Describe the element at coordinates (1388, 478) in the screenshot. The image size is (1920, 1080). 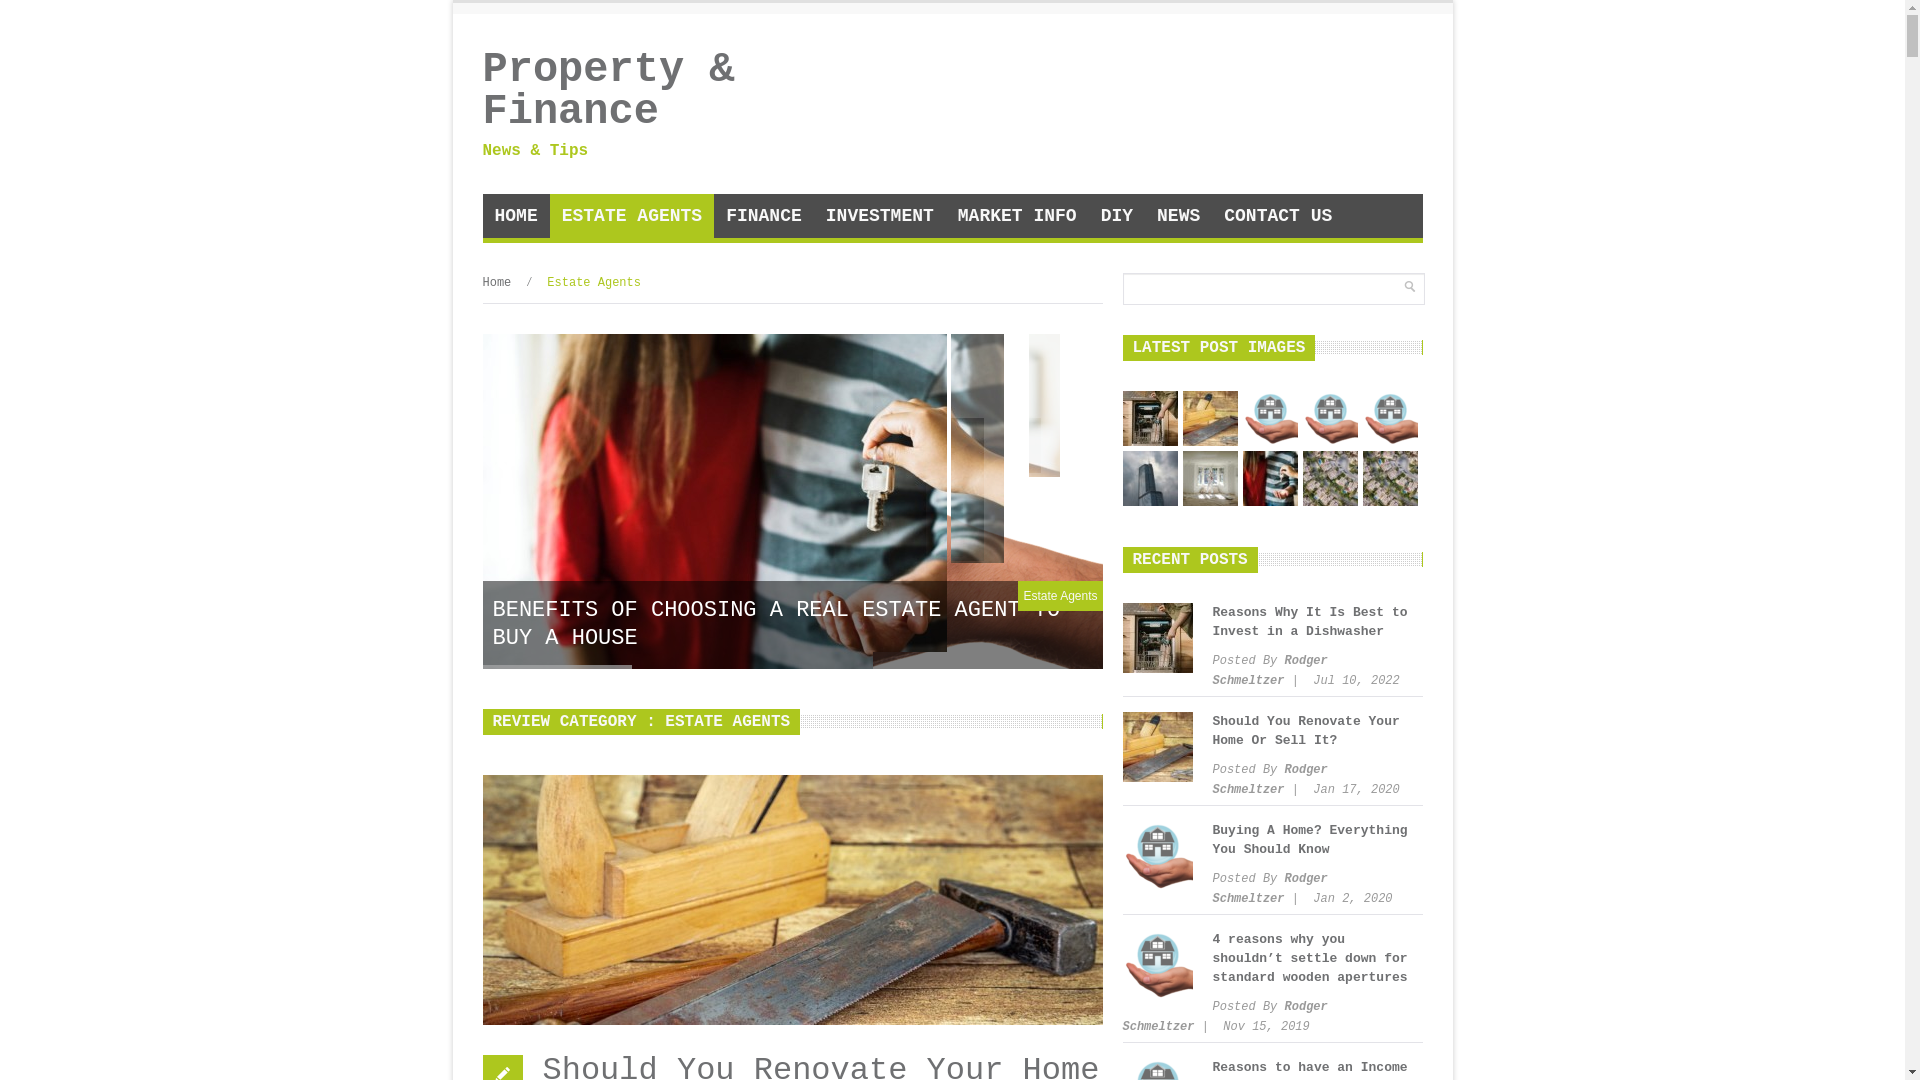
I see `'Does Your Roof Need Repairs?'` at that location.